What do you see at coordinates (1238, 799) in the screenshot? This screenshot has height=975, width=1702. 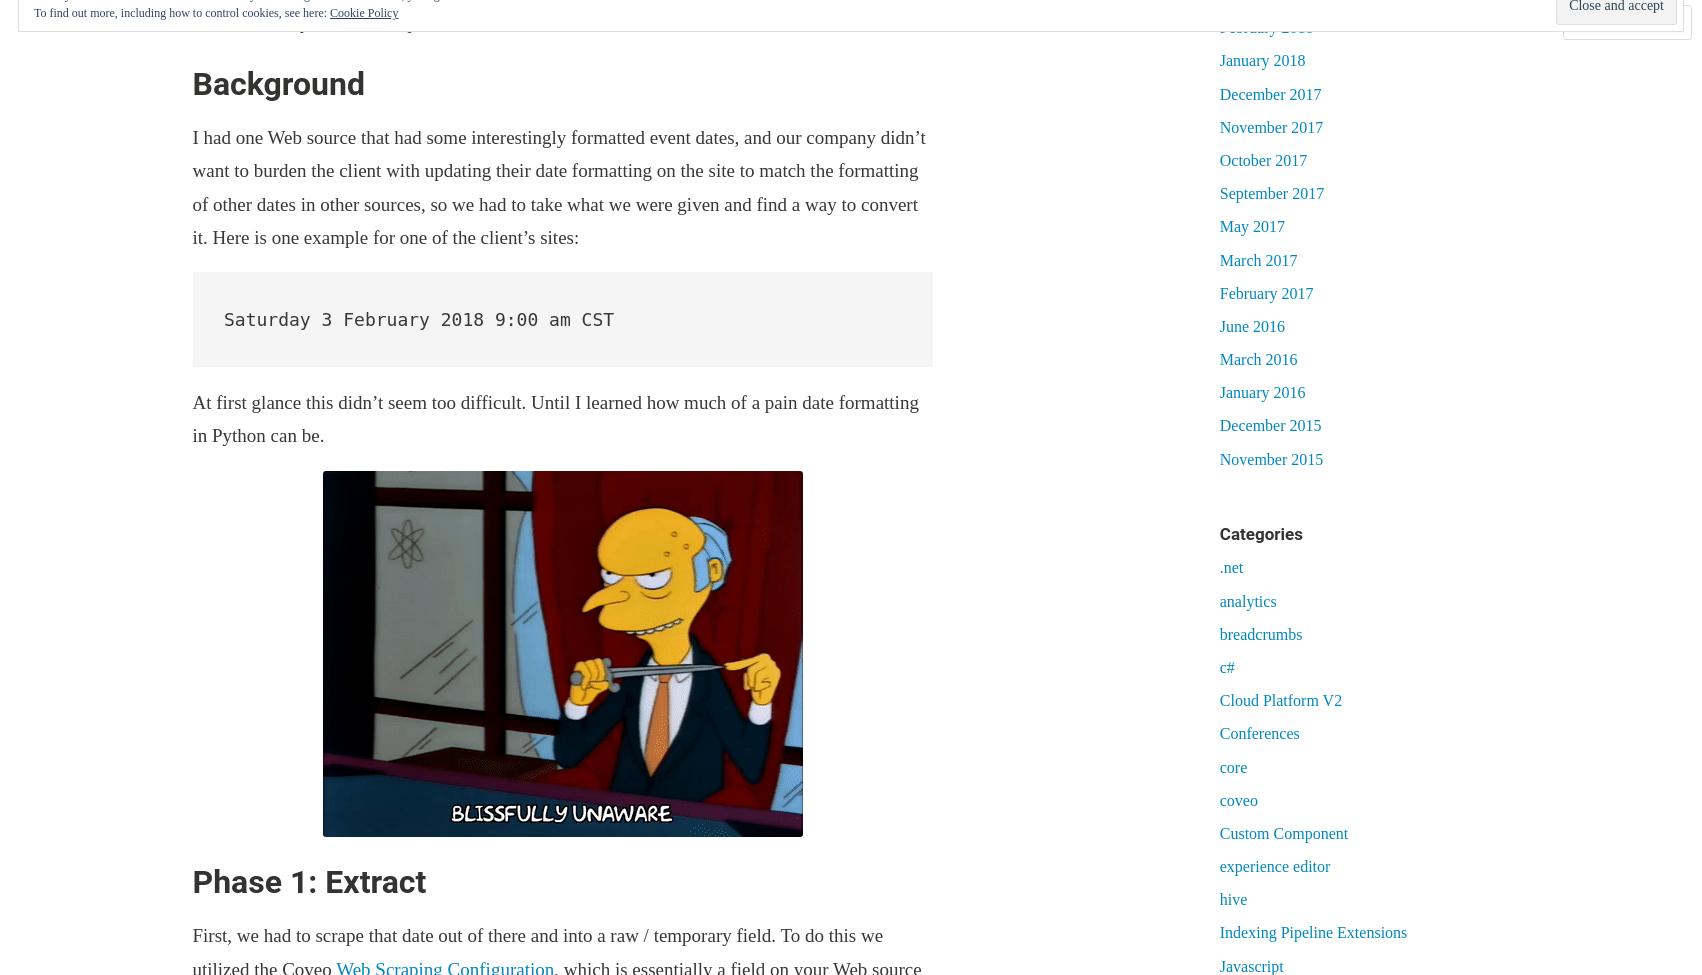 I see `'coveo'` at bounding box center [1238, 799].